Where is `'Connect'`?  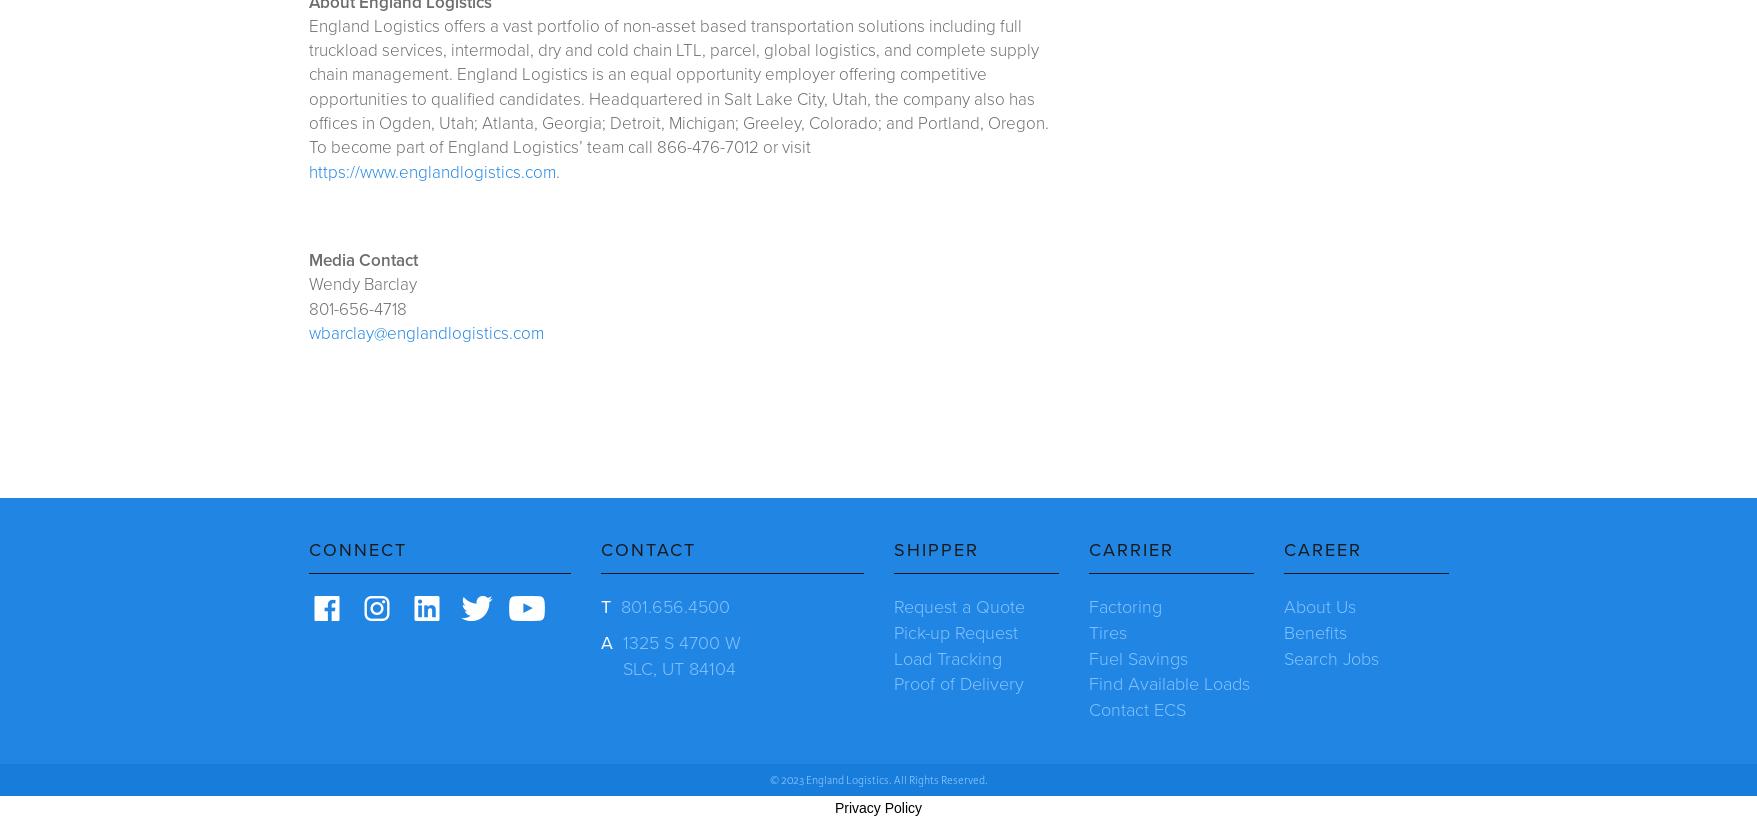
'Connect' is located at coordinates (357, 548).